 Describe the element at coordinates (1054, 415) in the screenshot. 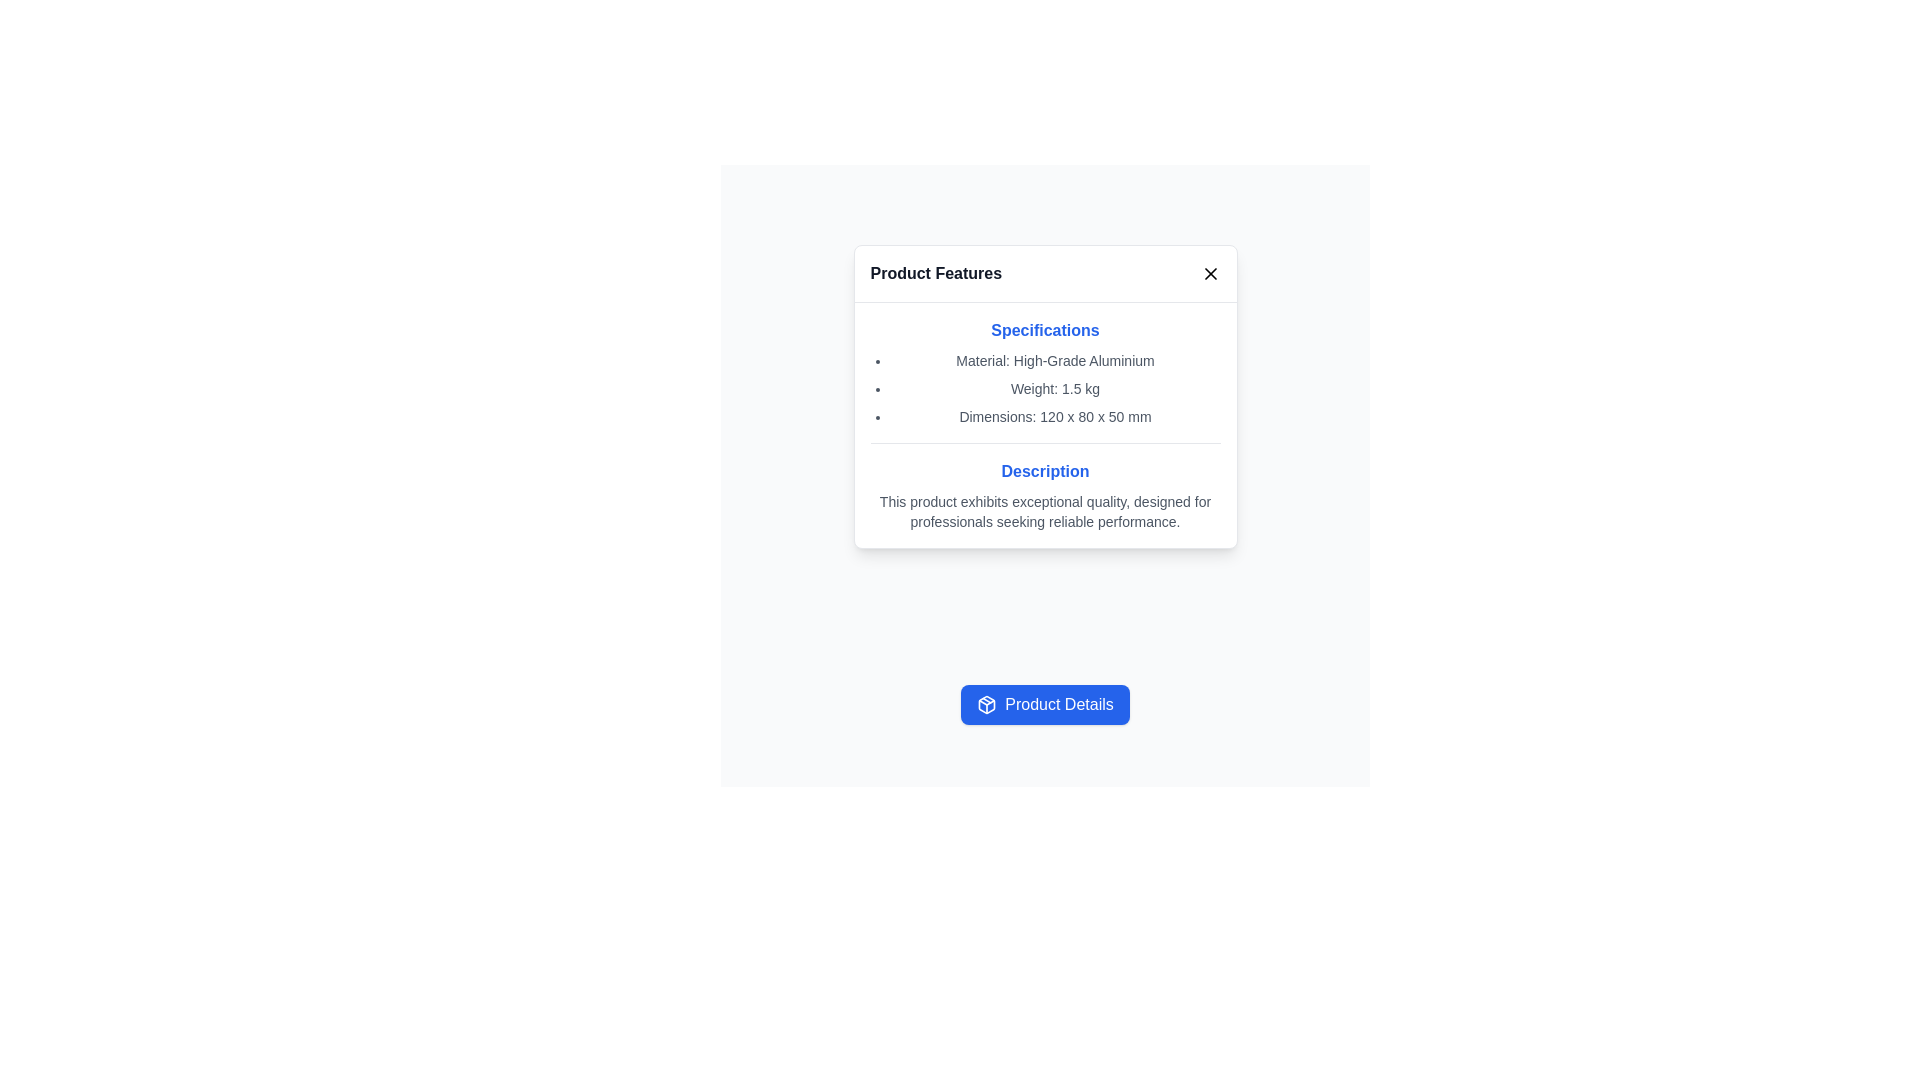

I see `the Text Label displaying product dimensions, which is the third item under the 'Specifications' header` at that location.